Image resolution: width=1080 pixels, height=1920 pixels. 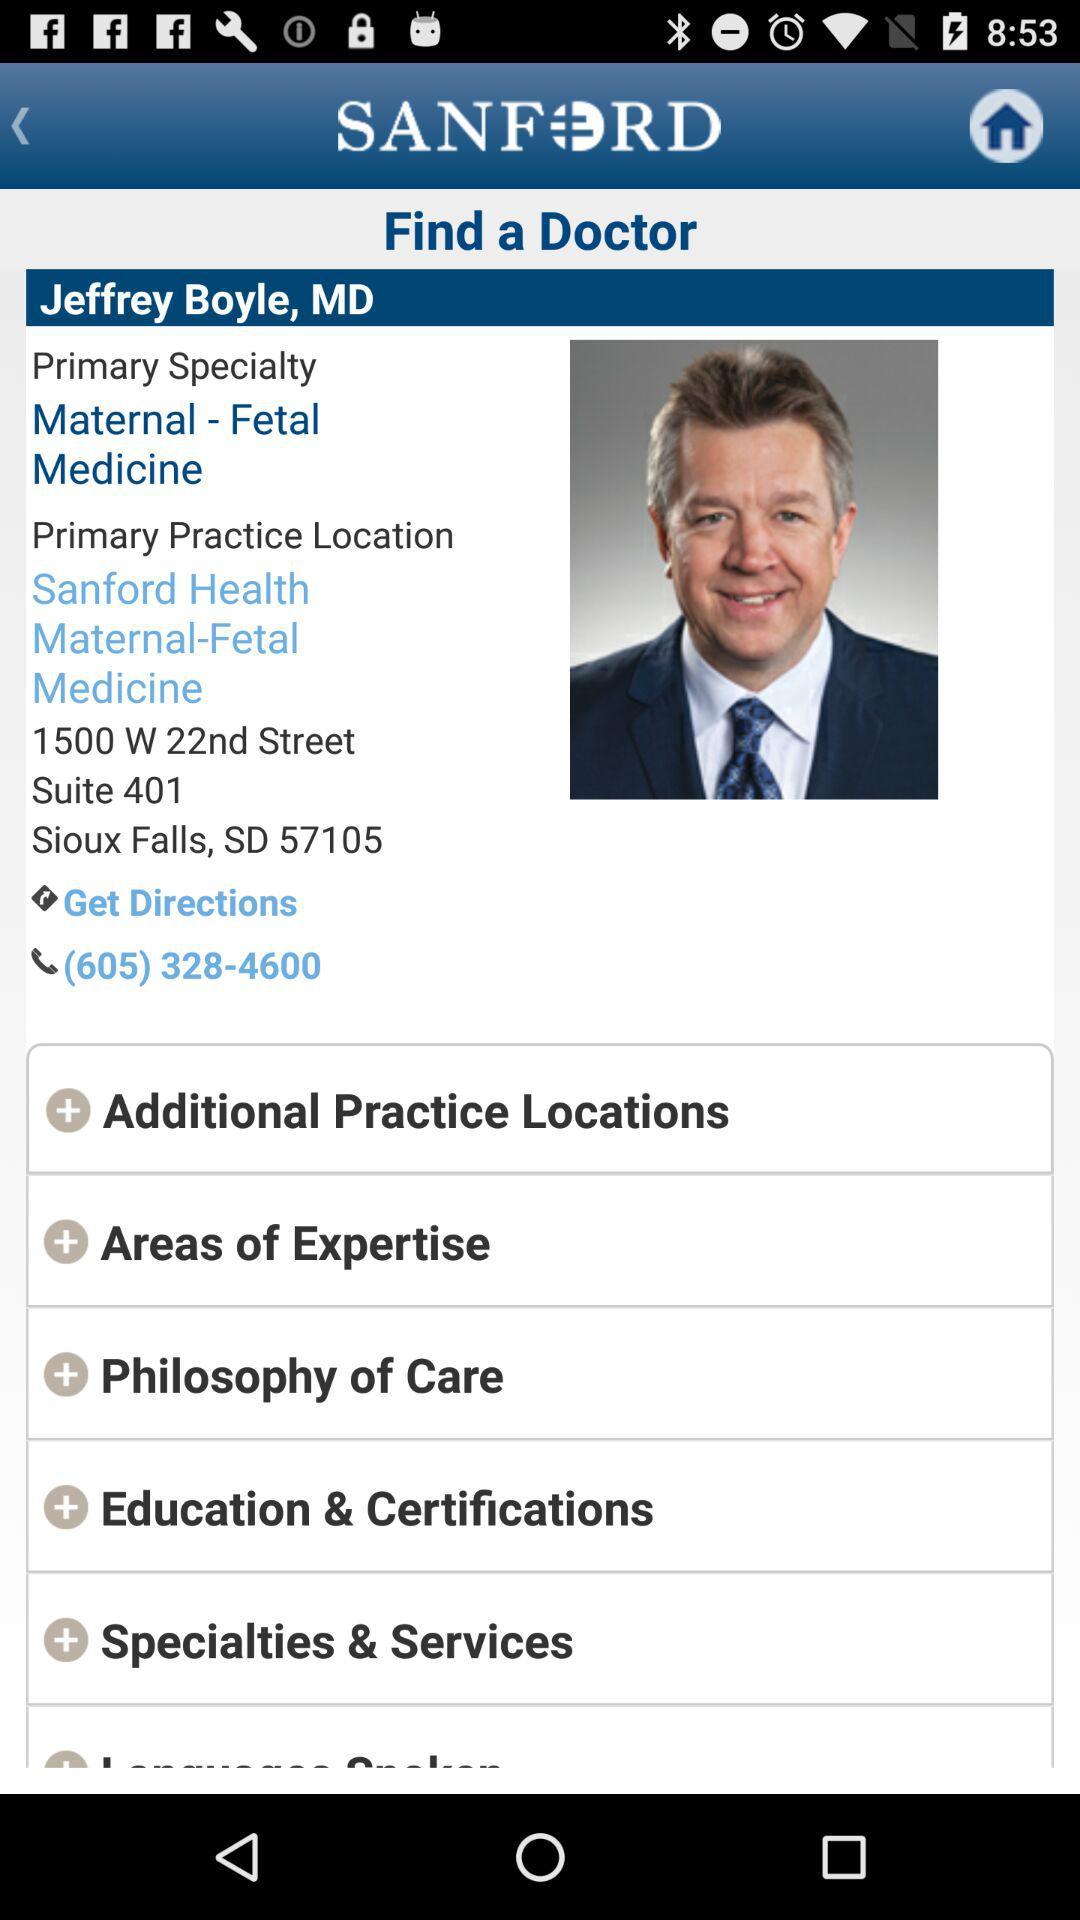 I want to click on the sanford health maternal item, so click(x=242, y=635).